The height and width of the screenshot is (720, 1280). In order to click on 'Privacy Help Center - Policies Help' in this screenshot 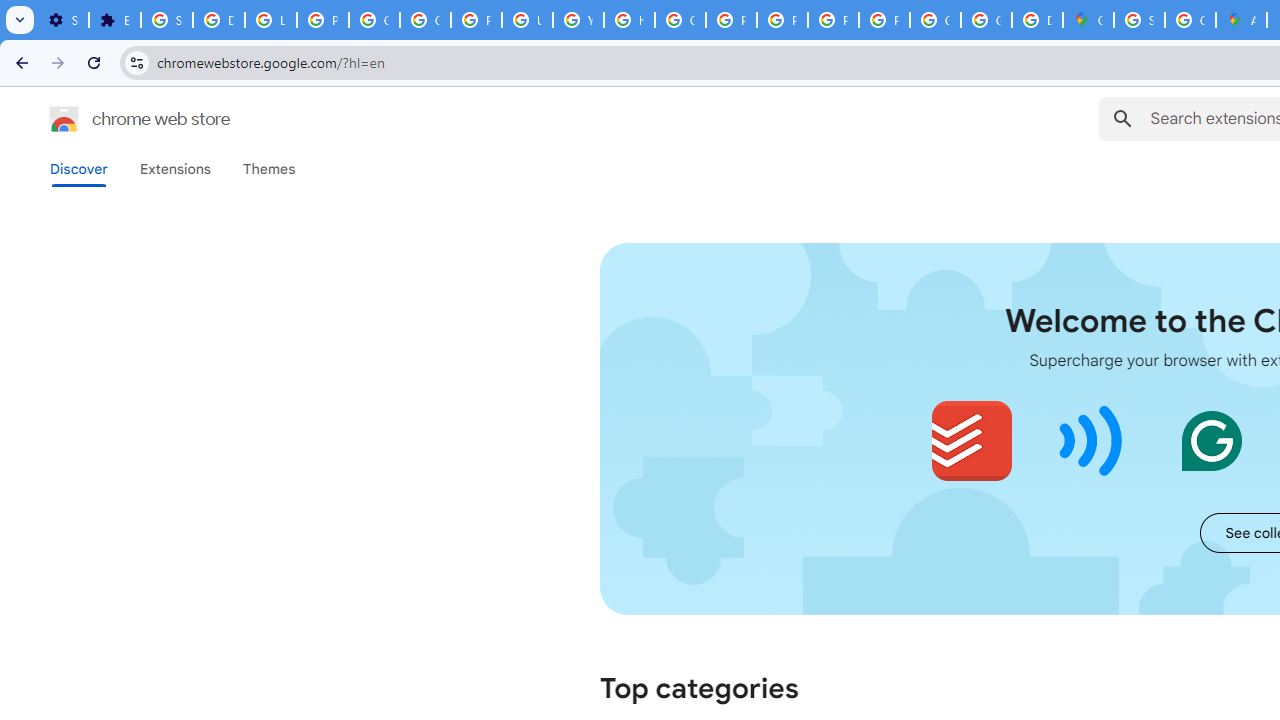, I will do `click(730, 20)`.